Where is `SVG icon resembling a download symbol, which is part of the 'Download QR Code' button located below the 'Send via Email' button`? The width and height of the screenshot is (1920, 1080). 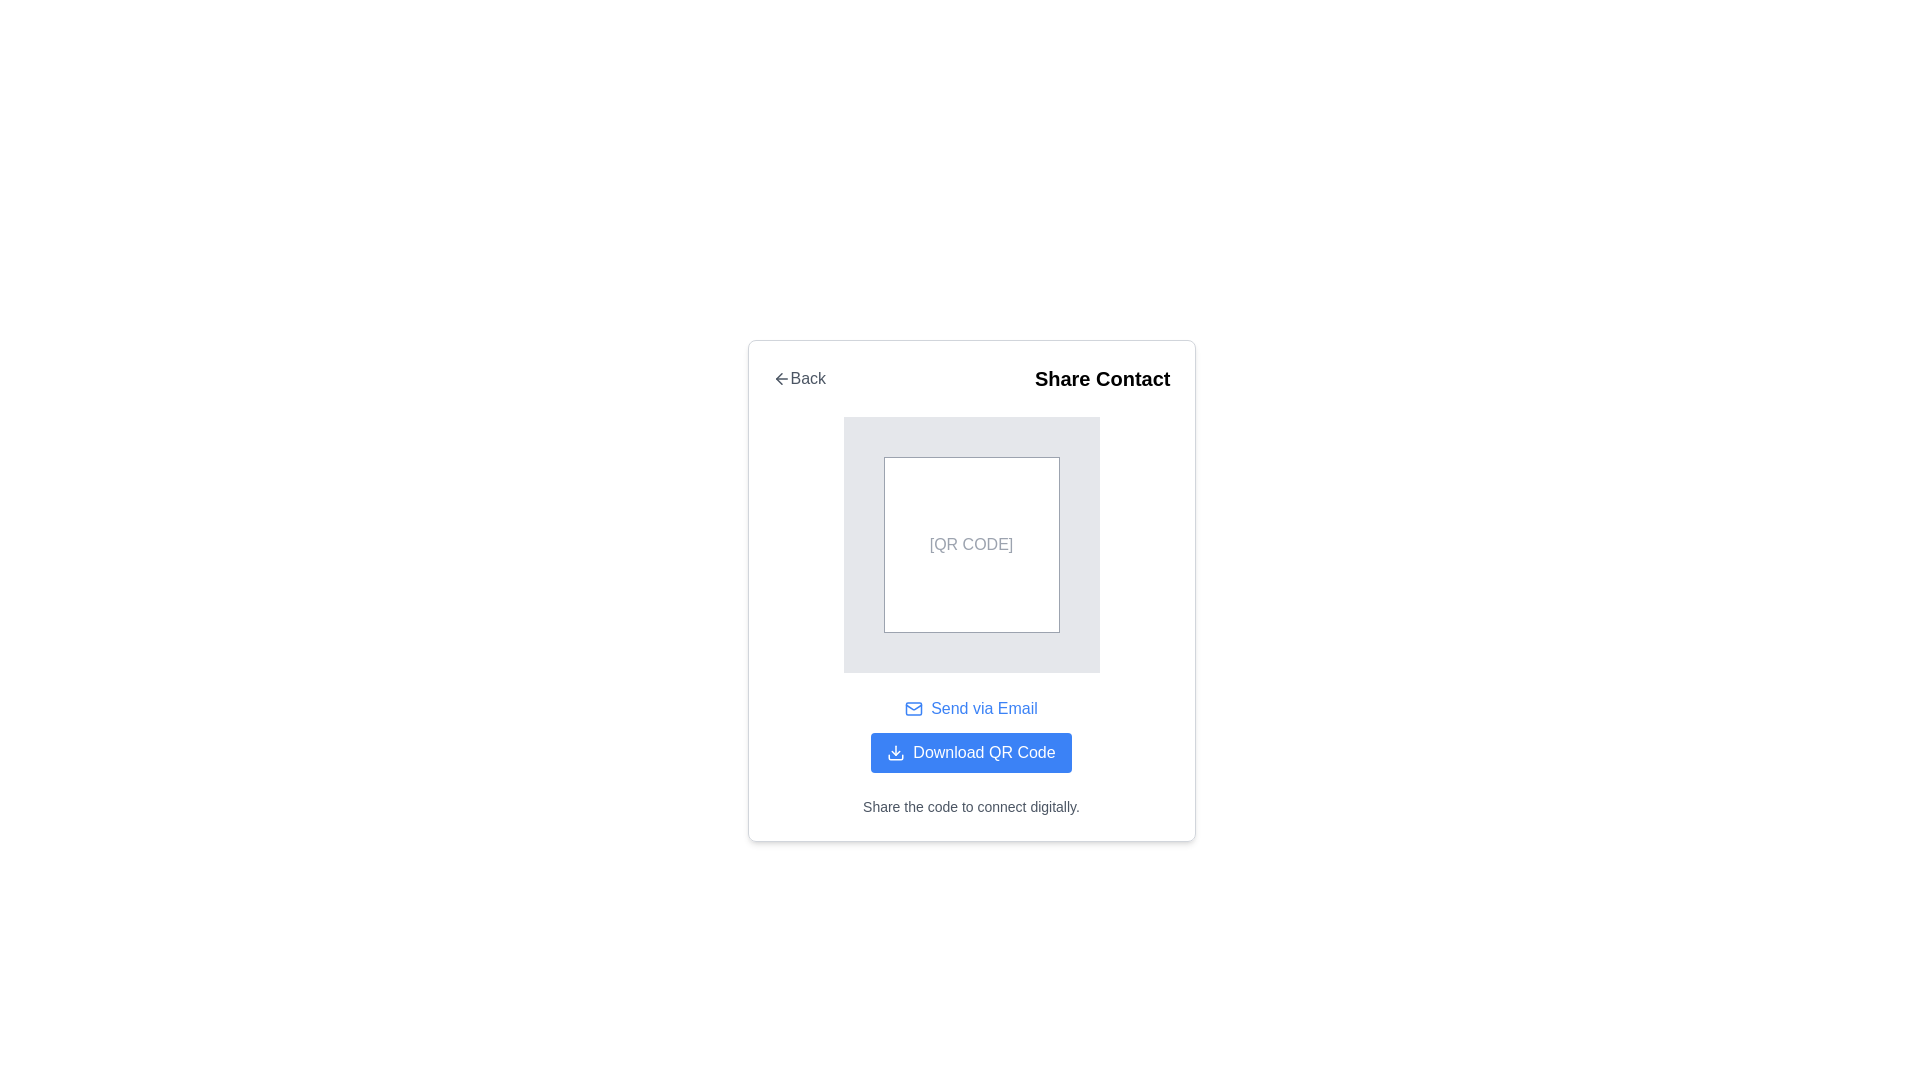
SVG icon resembling a download symbol, which is part of the 'Download QR Code' button located below the 'Send via Email' button is located at coordinates (895, 752).